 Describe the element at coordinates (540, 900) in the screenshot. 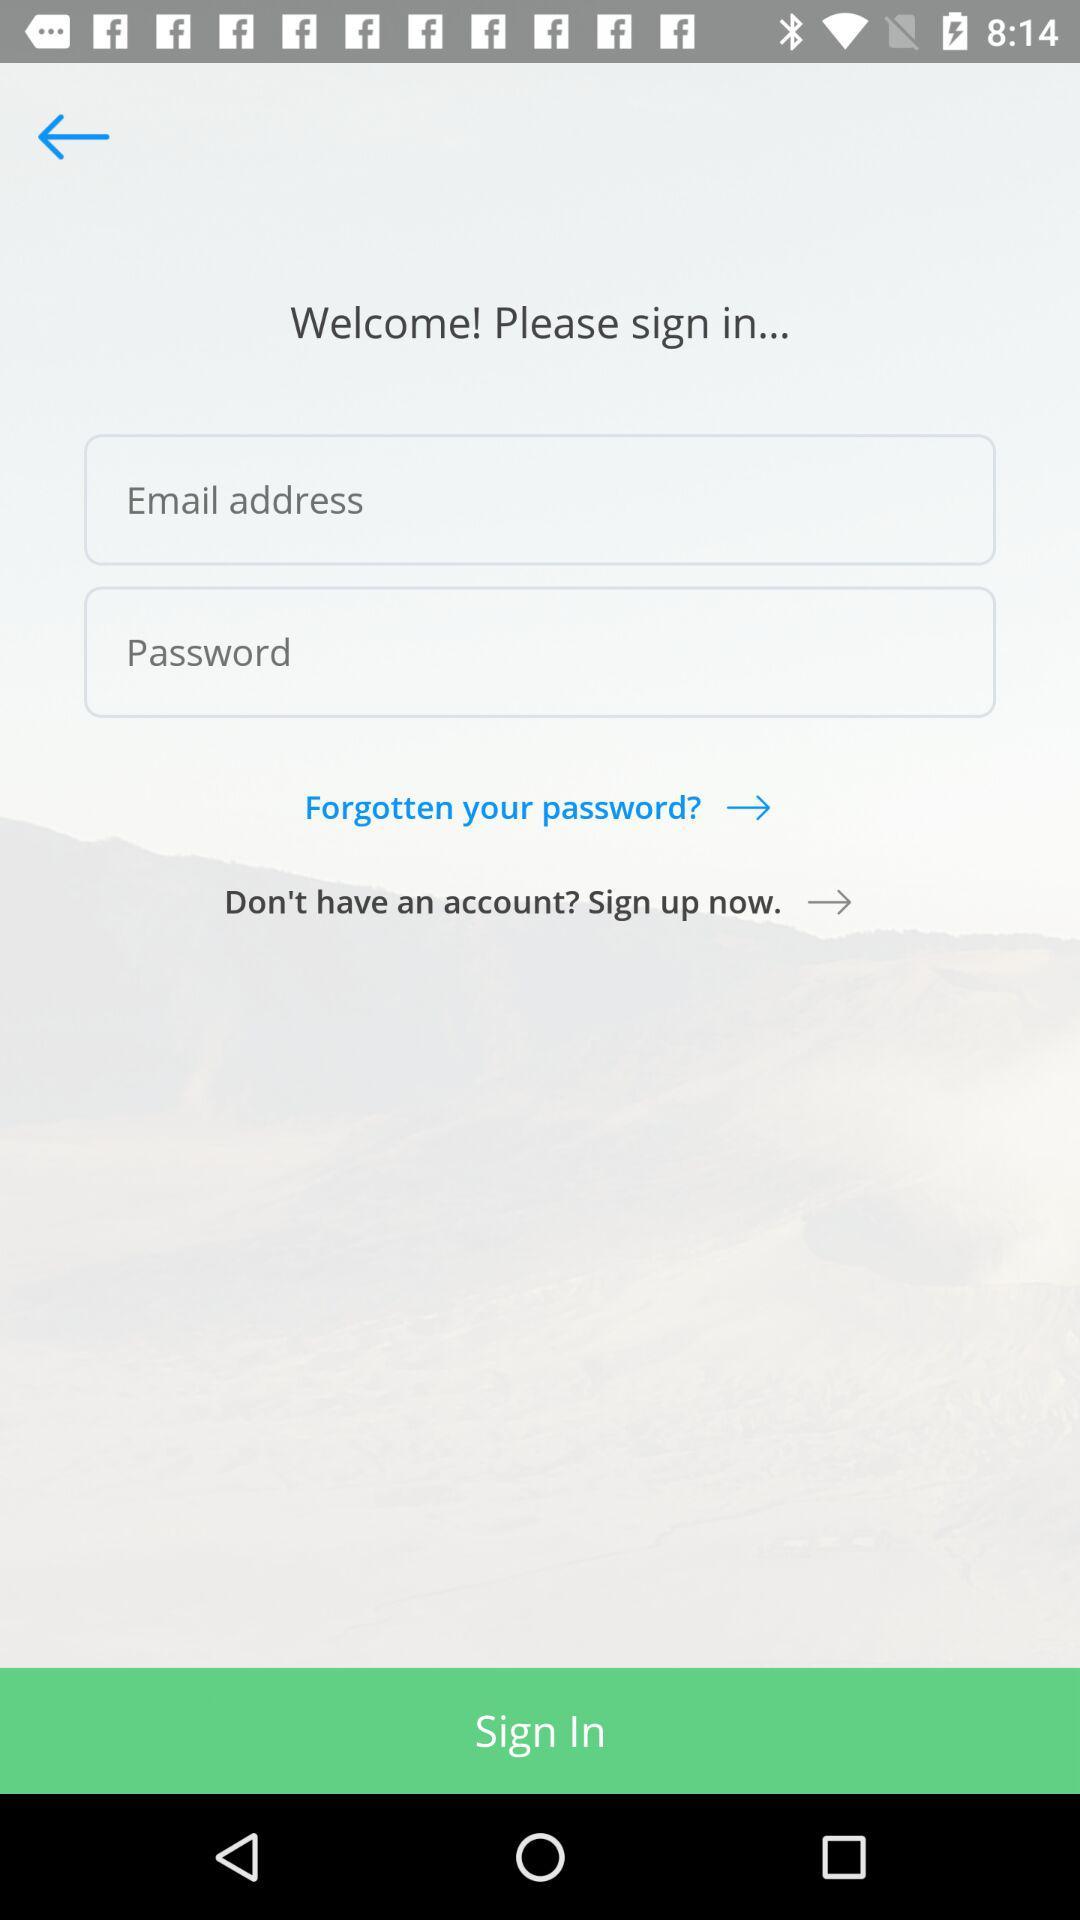

I see `the item above the sign in item` at that location.